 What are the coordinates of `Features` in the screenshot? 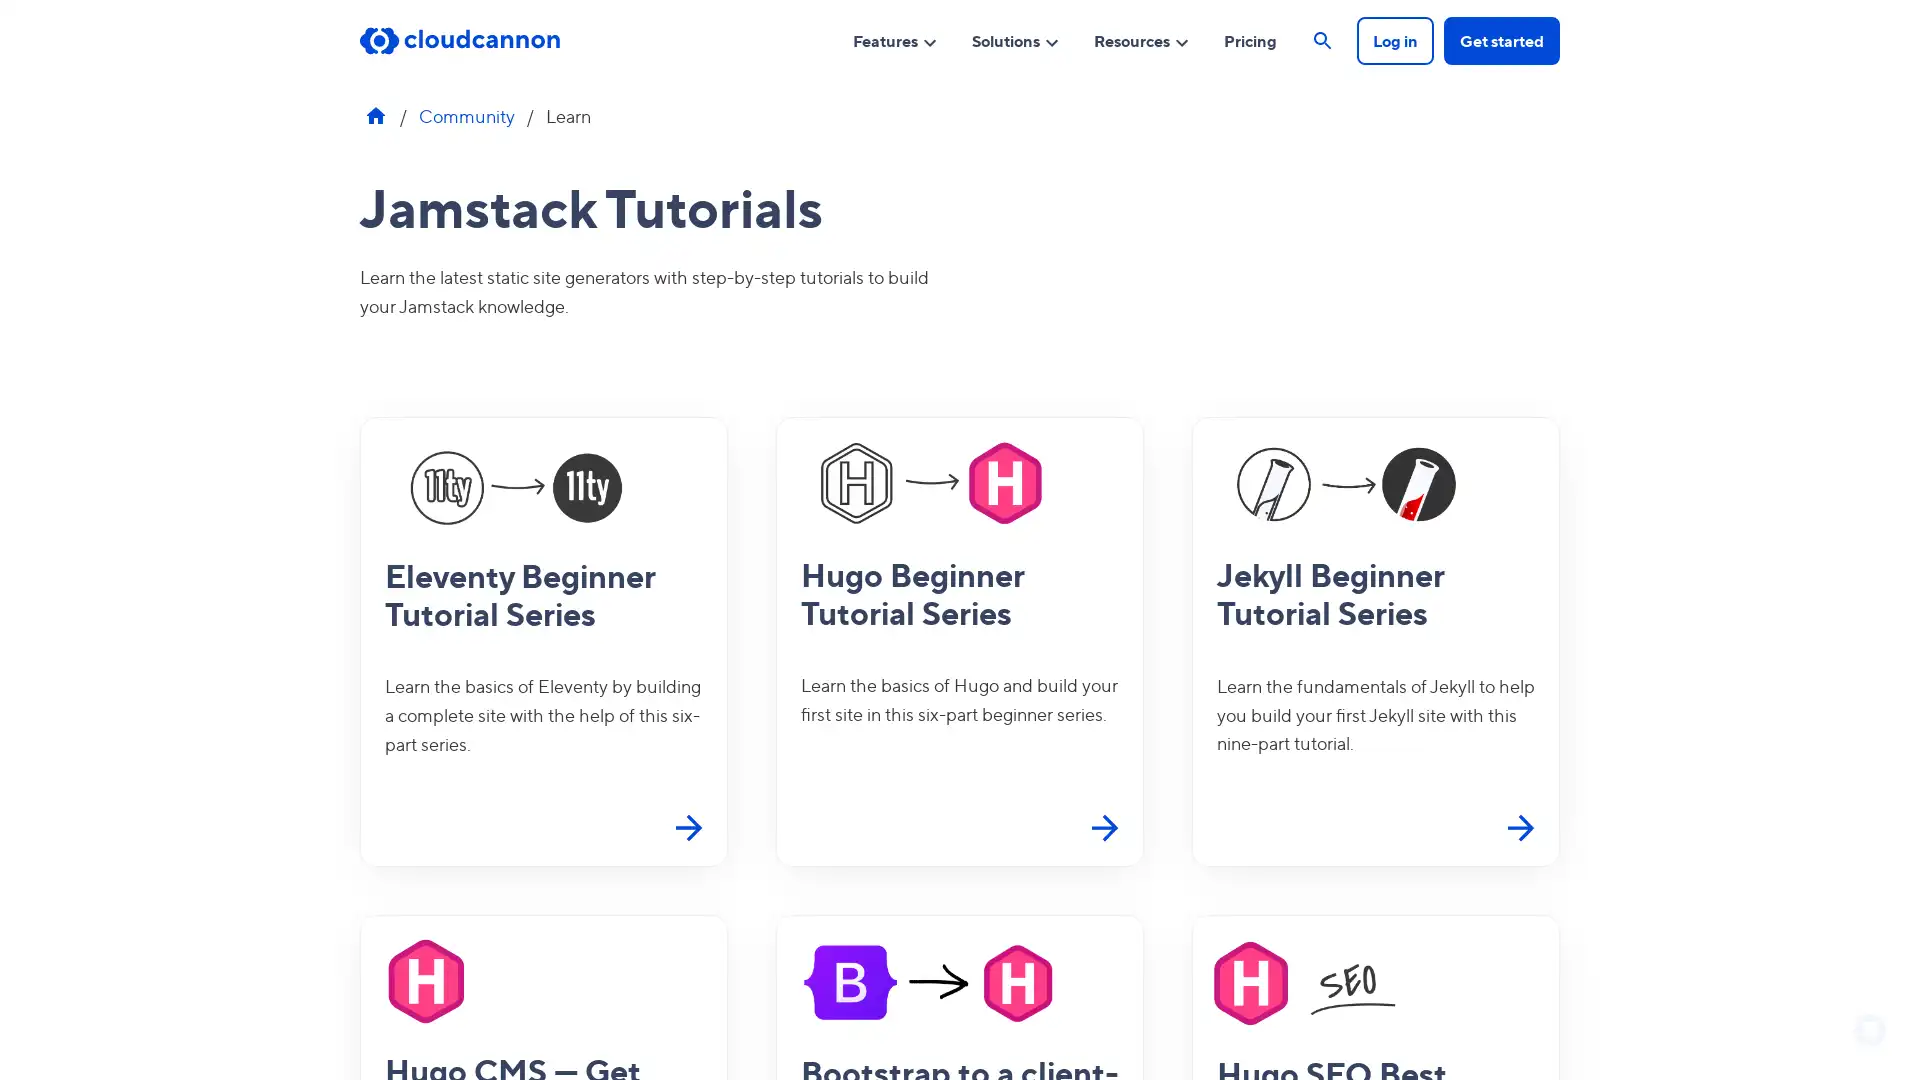 It's located at (894, 39).